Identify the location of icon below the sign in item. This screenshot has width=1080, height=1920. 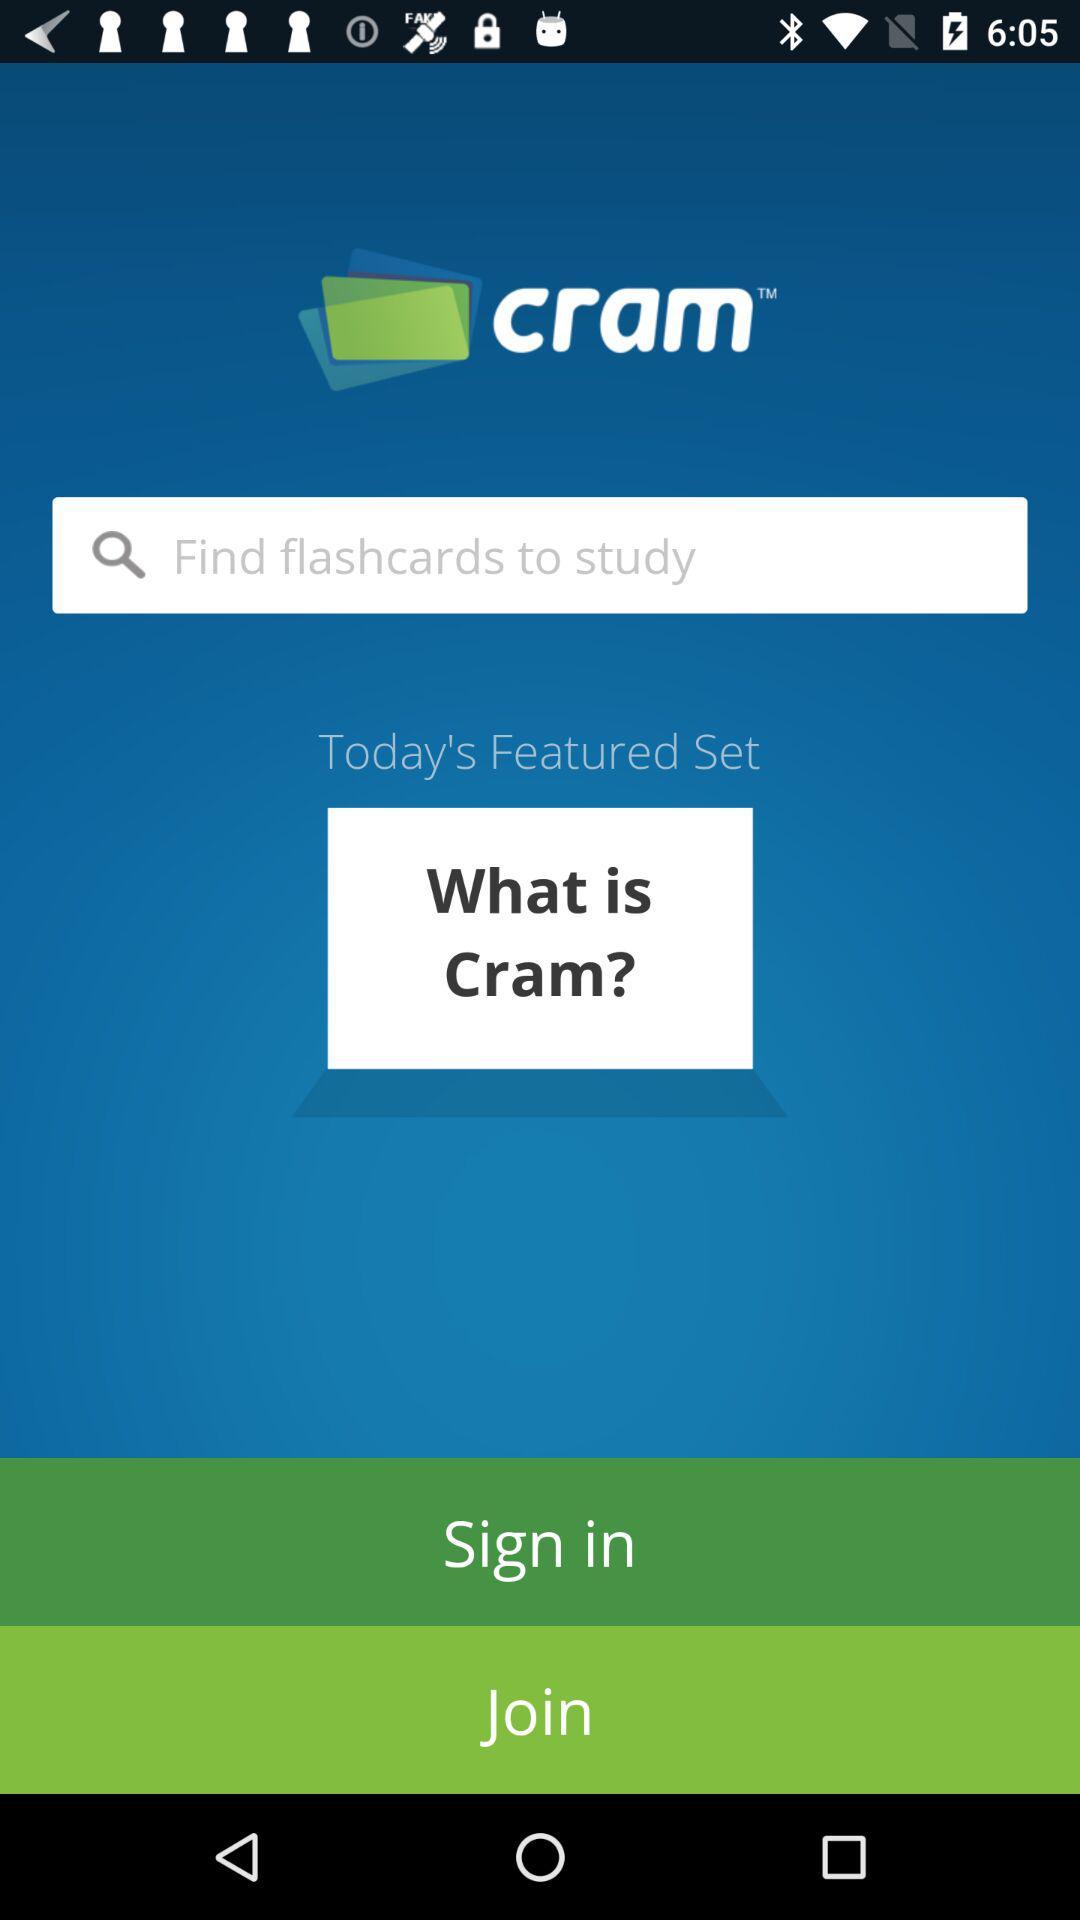
(540, 1708).